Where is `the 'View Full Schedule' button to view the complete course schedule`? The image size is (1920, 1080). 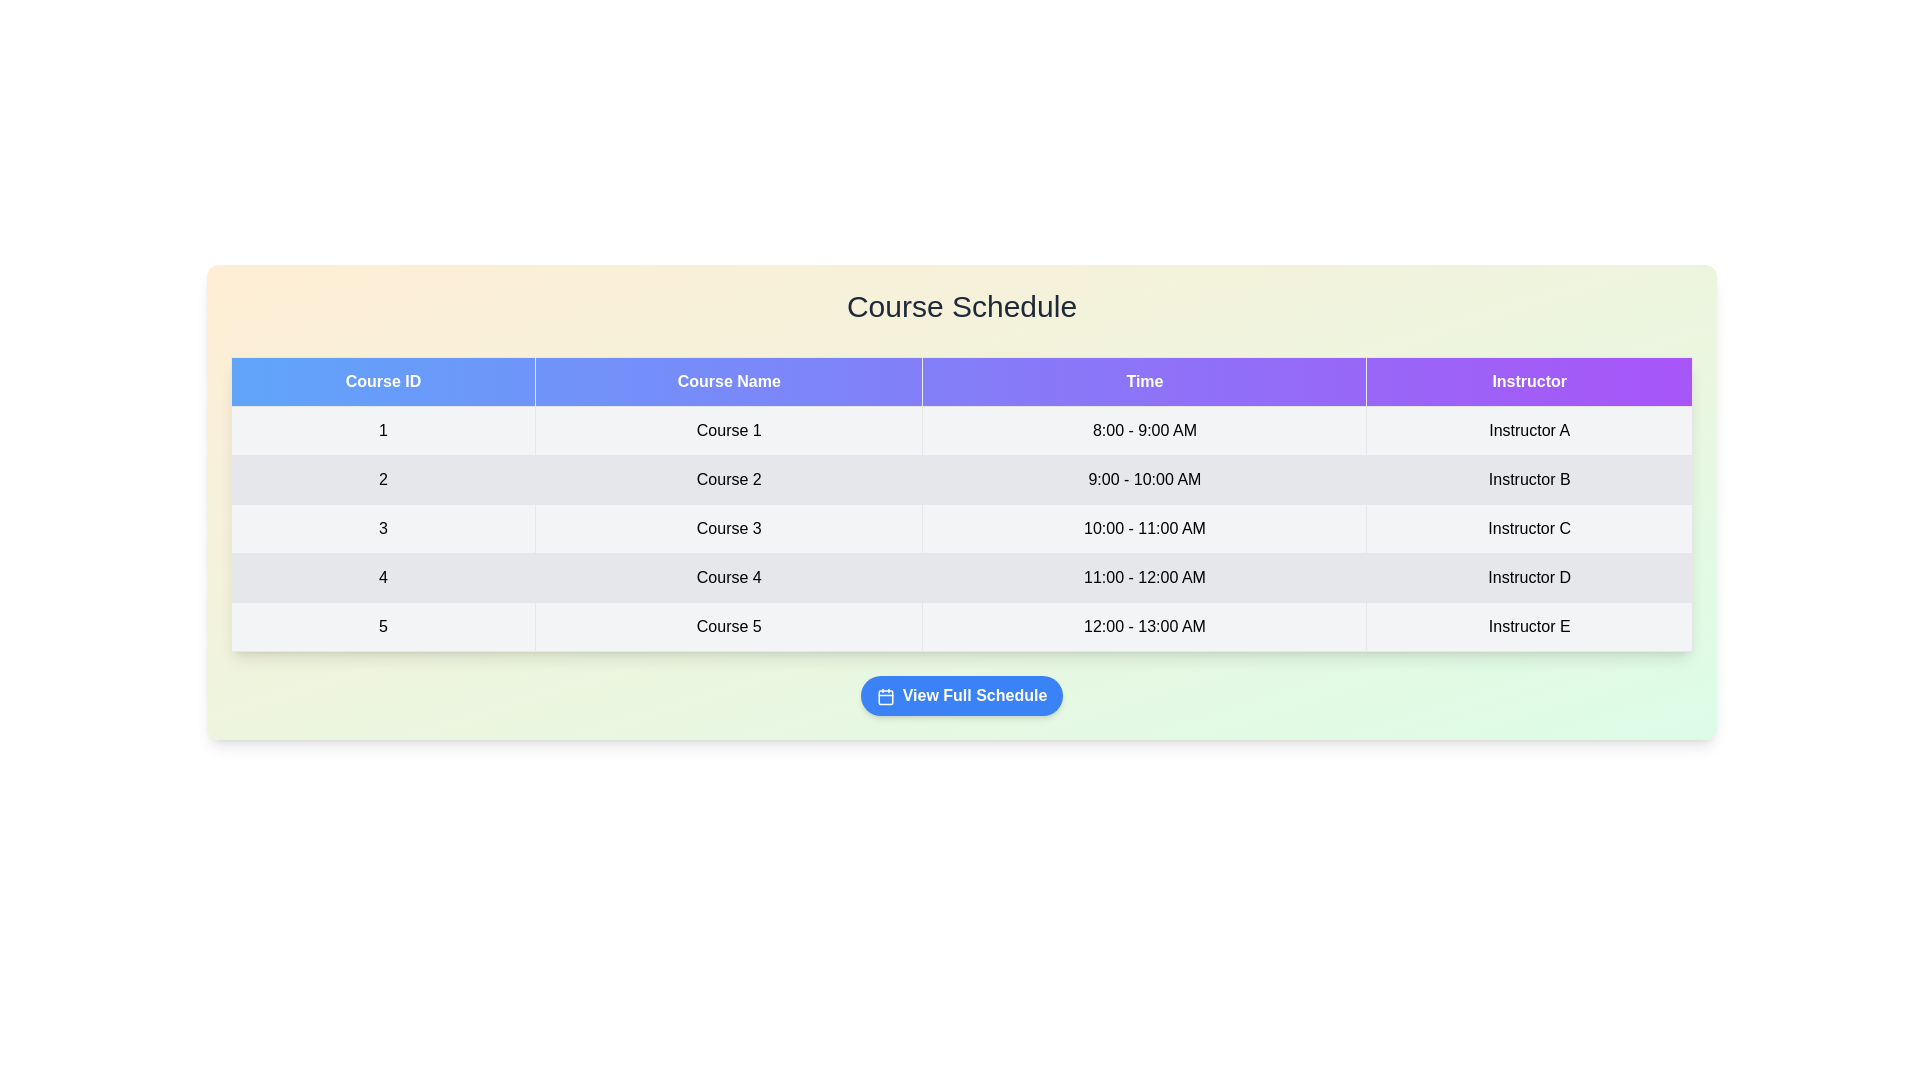 the 'View Full Schedule' button to view the complete course schedule is located at coordinates (961, 694).